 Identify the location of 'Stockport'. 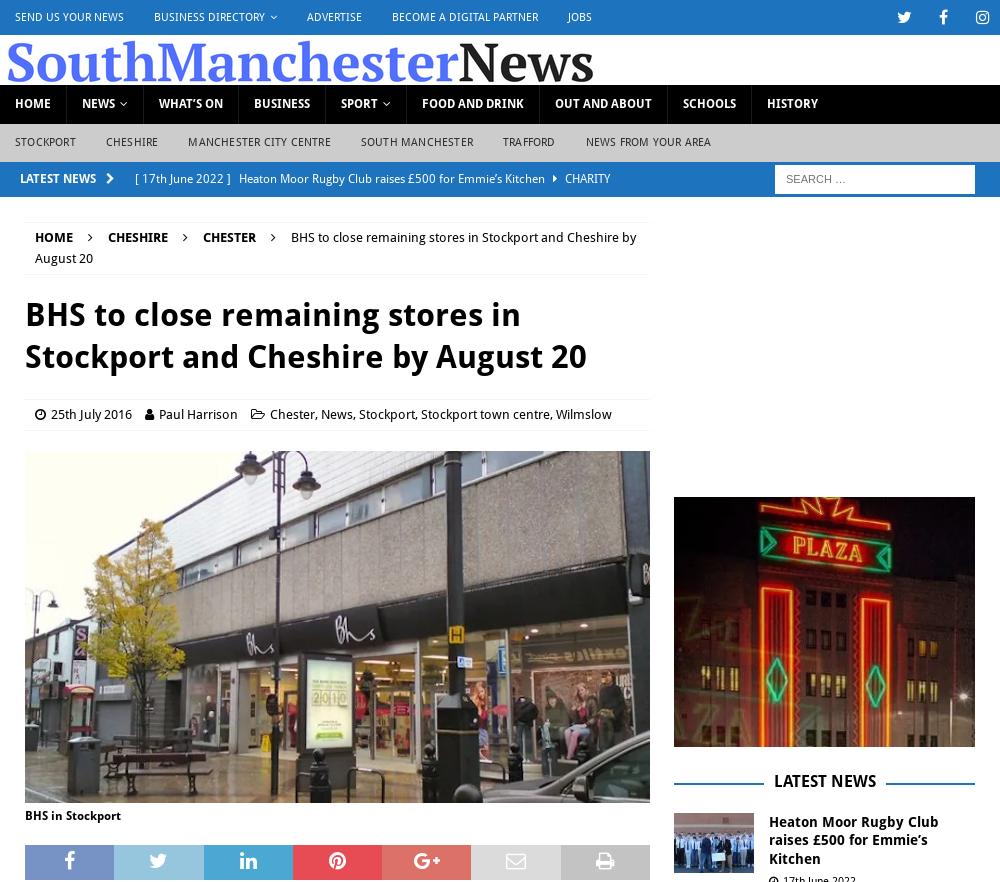
(387, 412).